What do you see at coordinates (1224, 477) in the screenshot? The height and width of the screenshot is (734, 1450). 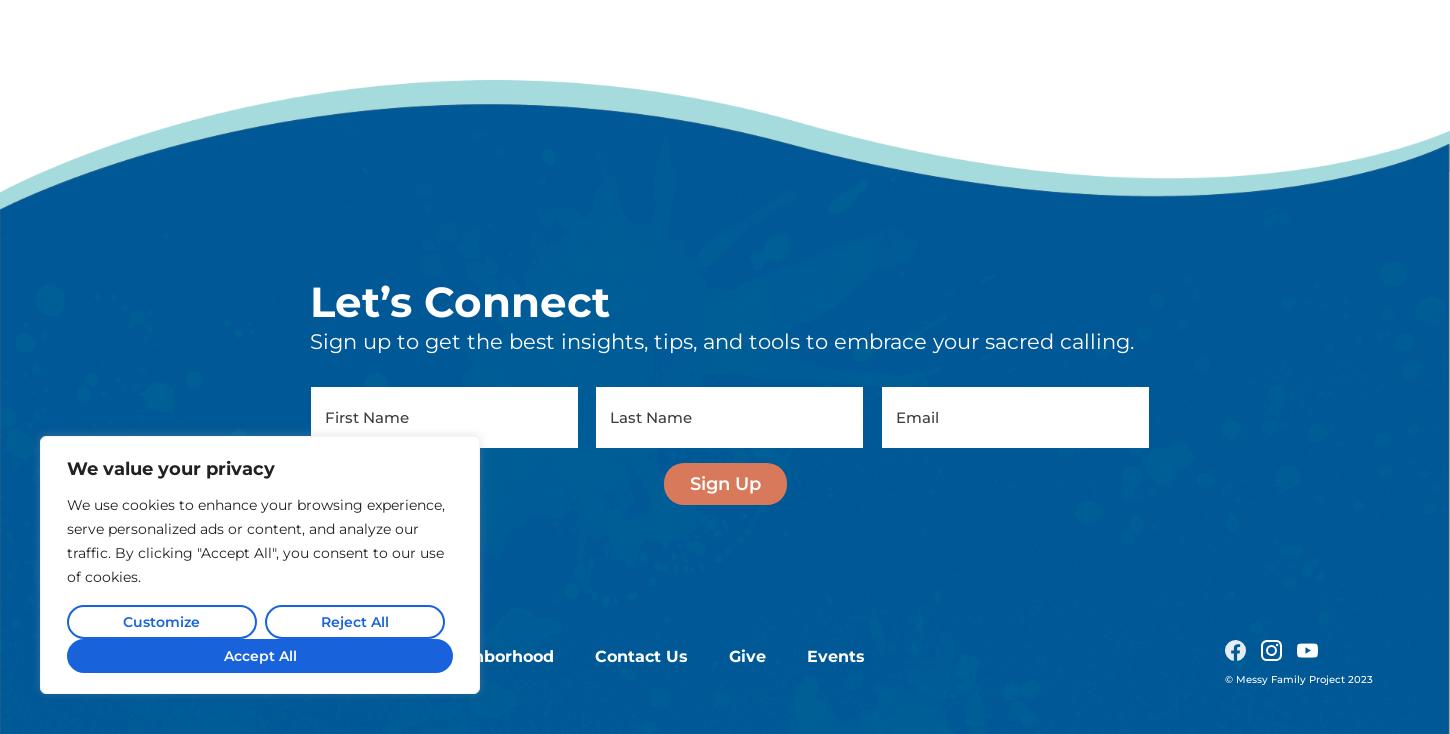 I see `'© Messy Family Project 2023'` at bounding box center [1224, 477].